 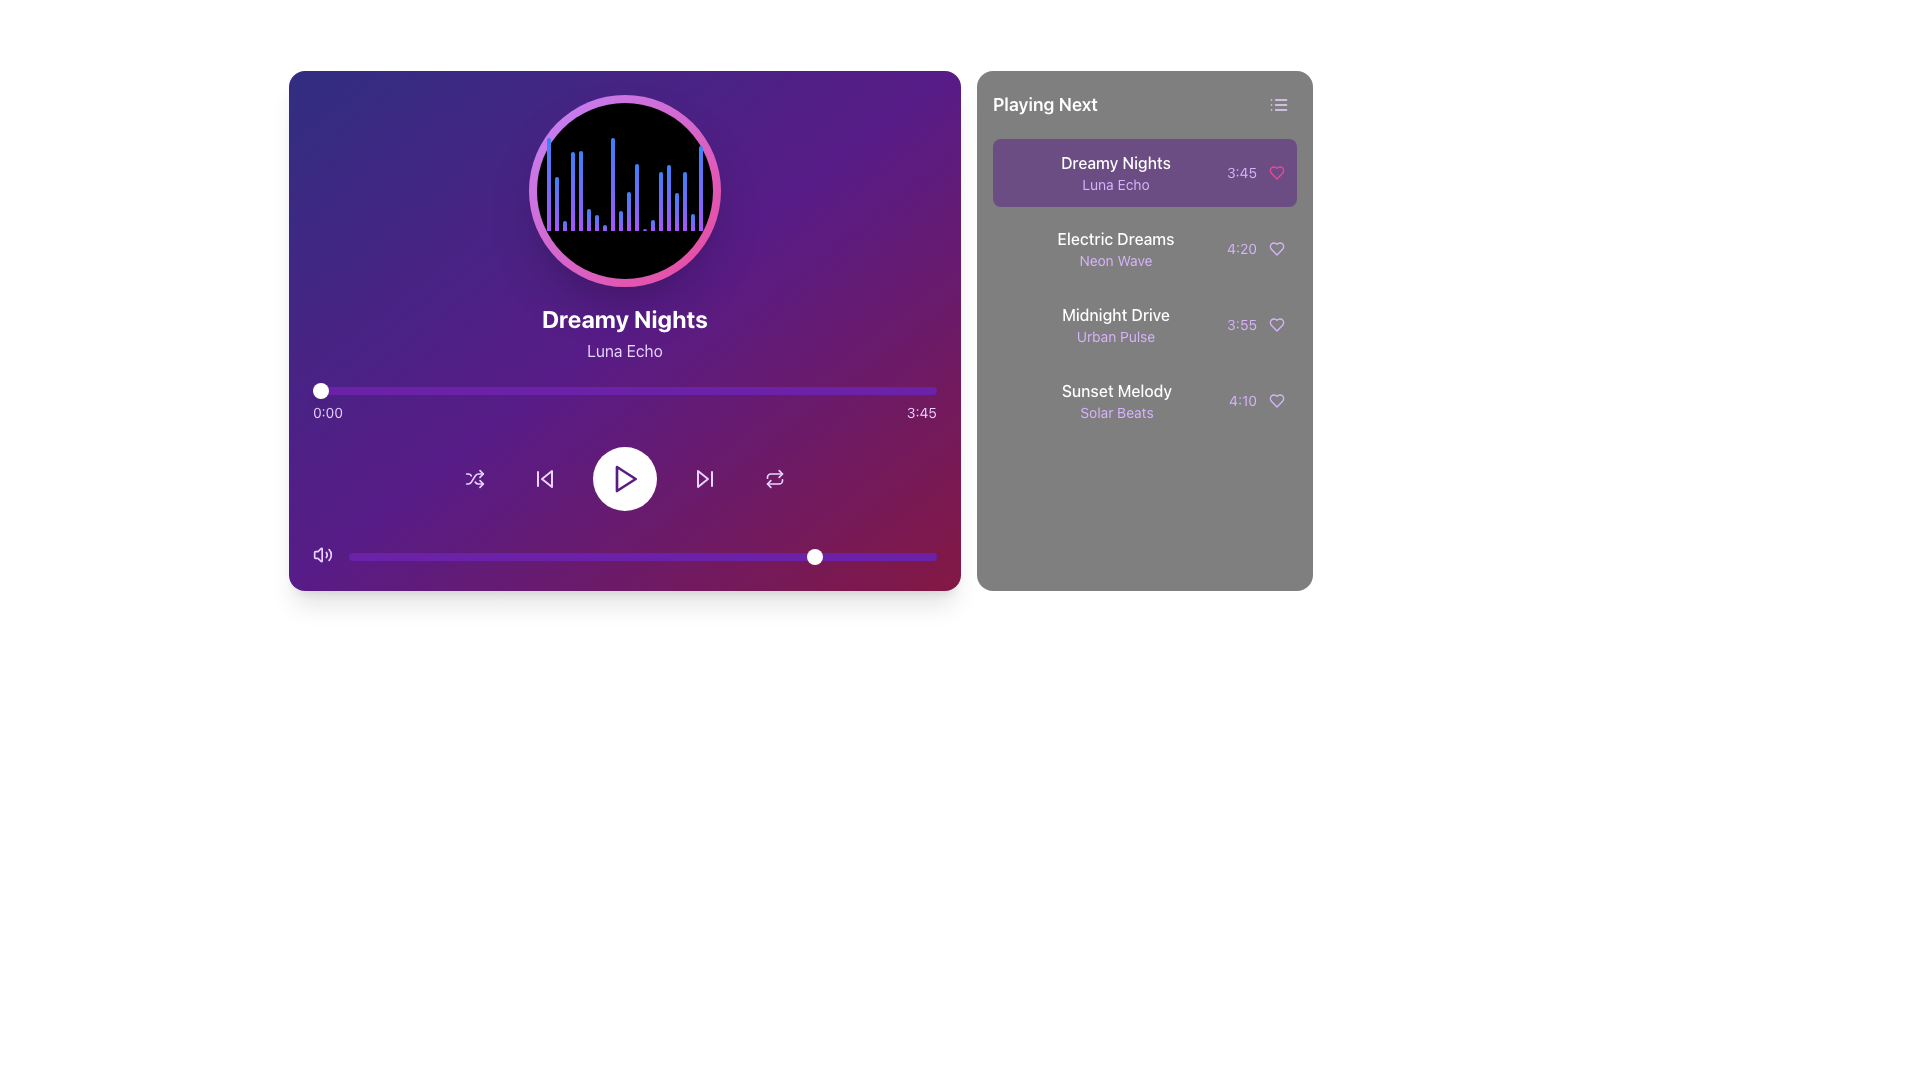 What do you see at coordinates (1275, 401) in the screenshot?
I see `the heart-shaped icon outlined in purple, representing the last item in the 'Playing Next' section of the music app interface, located to the right of the 'Sunset Melody' text and the duration '4:10'` at bounding box center [1275, 401].